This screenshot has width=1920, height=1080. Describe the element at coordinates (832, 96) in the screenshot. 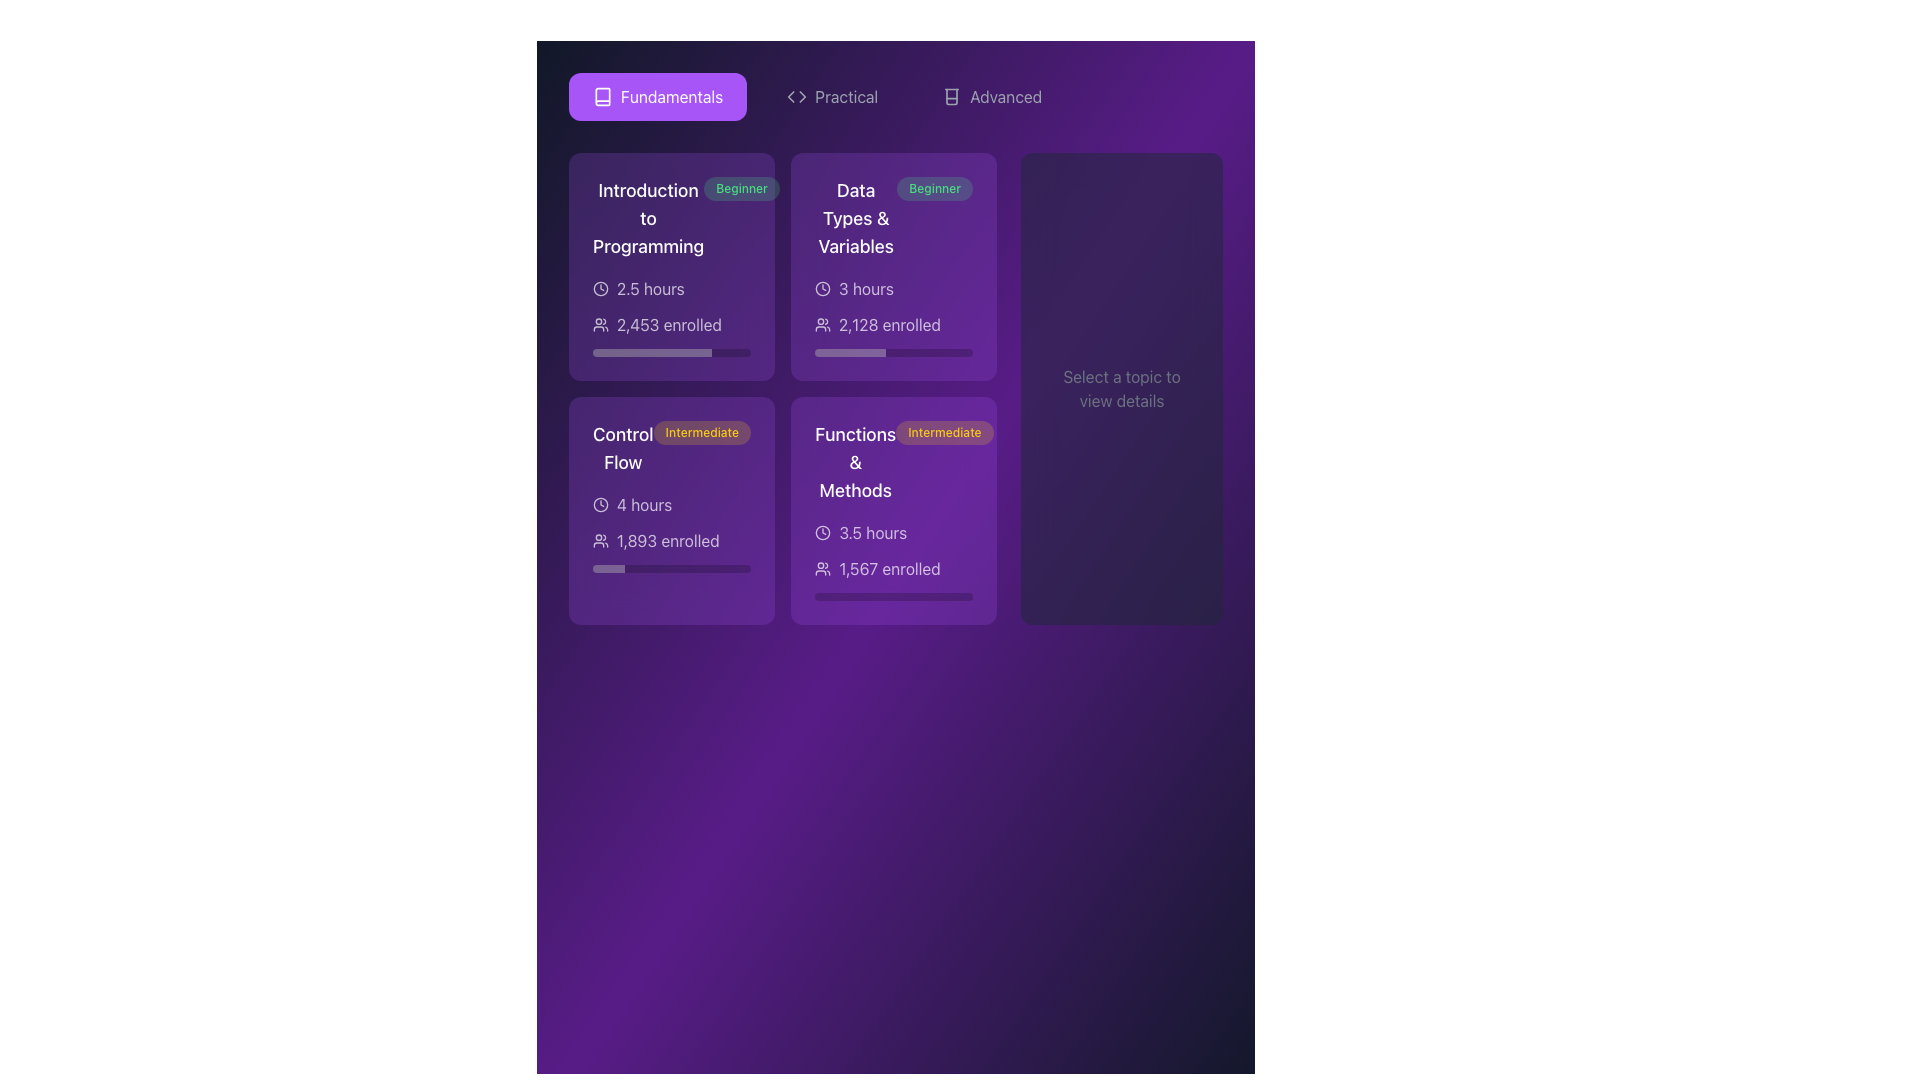

I see `the 'Practical' button in the navigation bar` at that location.